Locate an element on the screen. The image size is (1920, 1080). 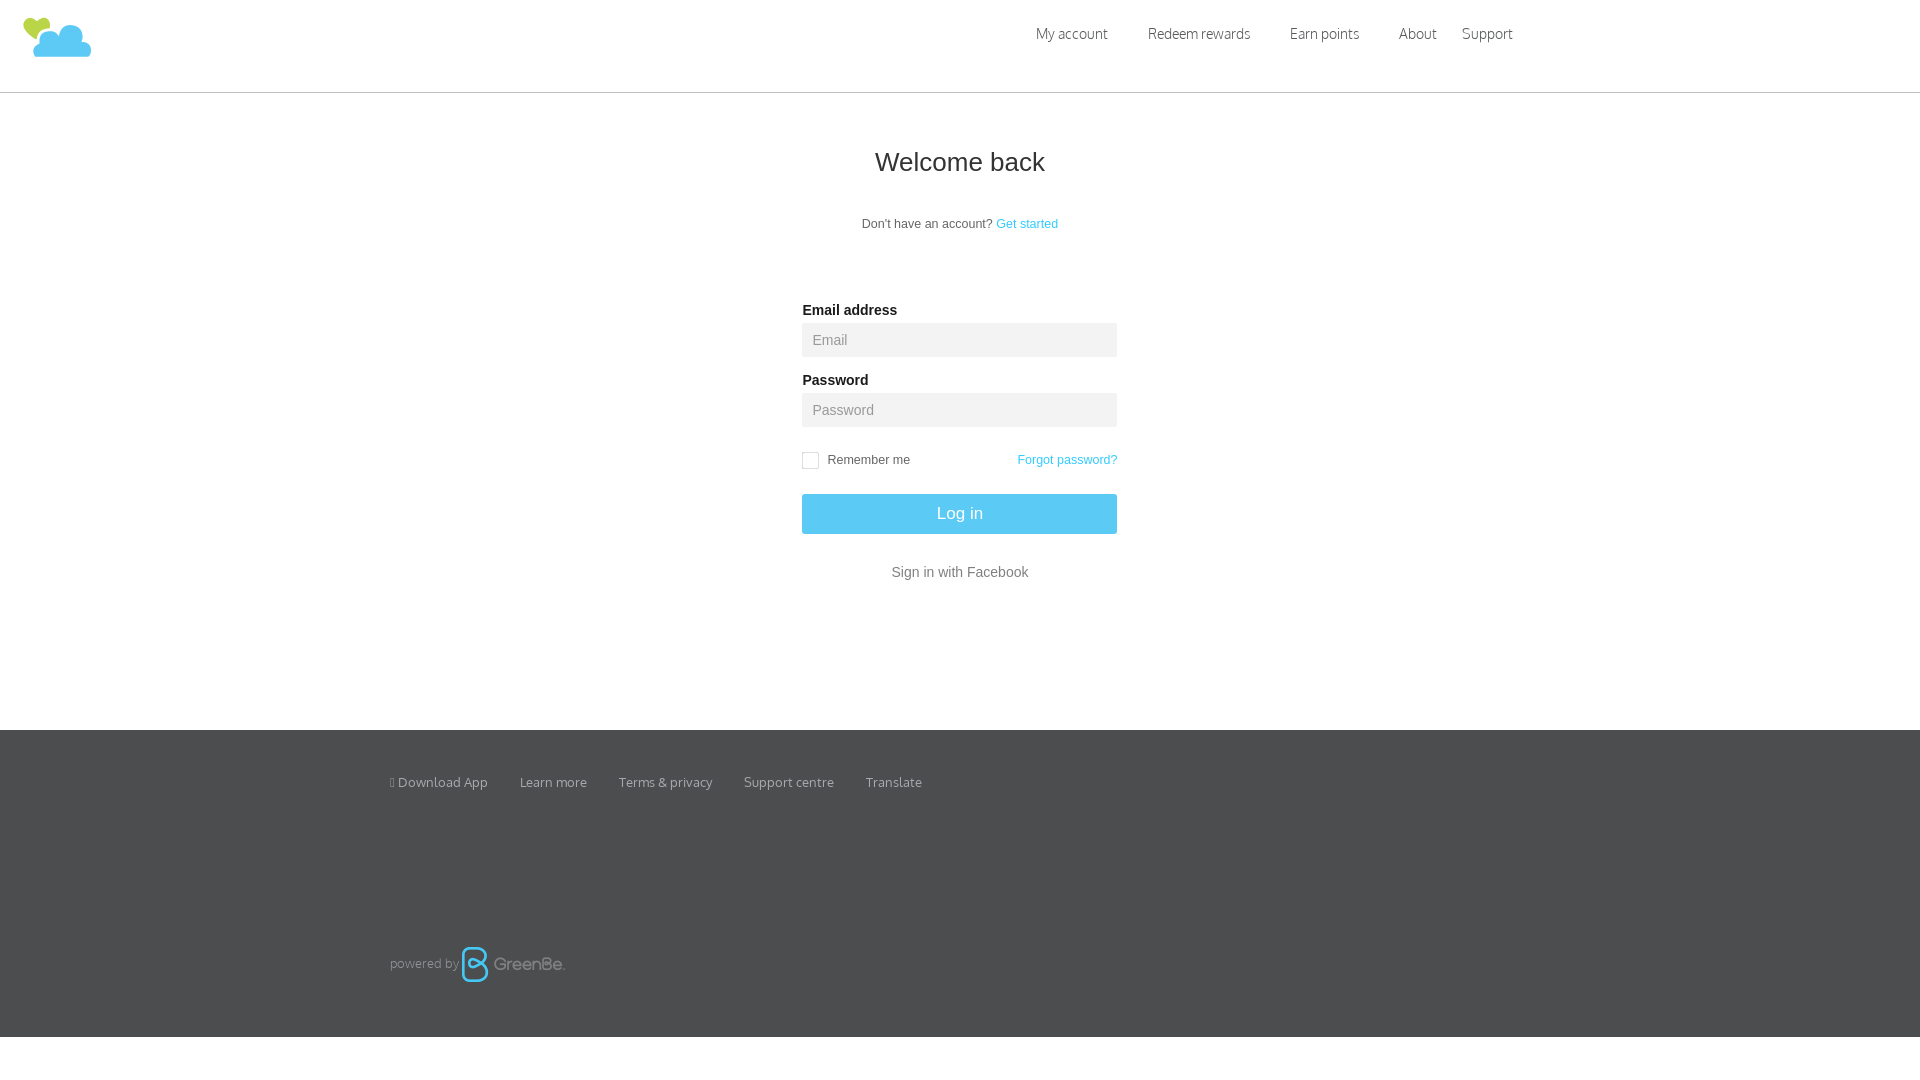
'Log in' is located at coordinates (958, 512).